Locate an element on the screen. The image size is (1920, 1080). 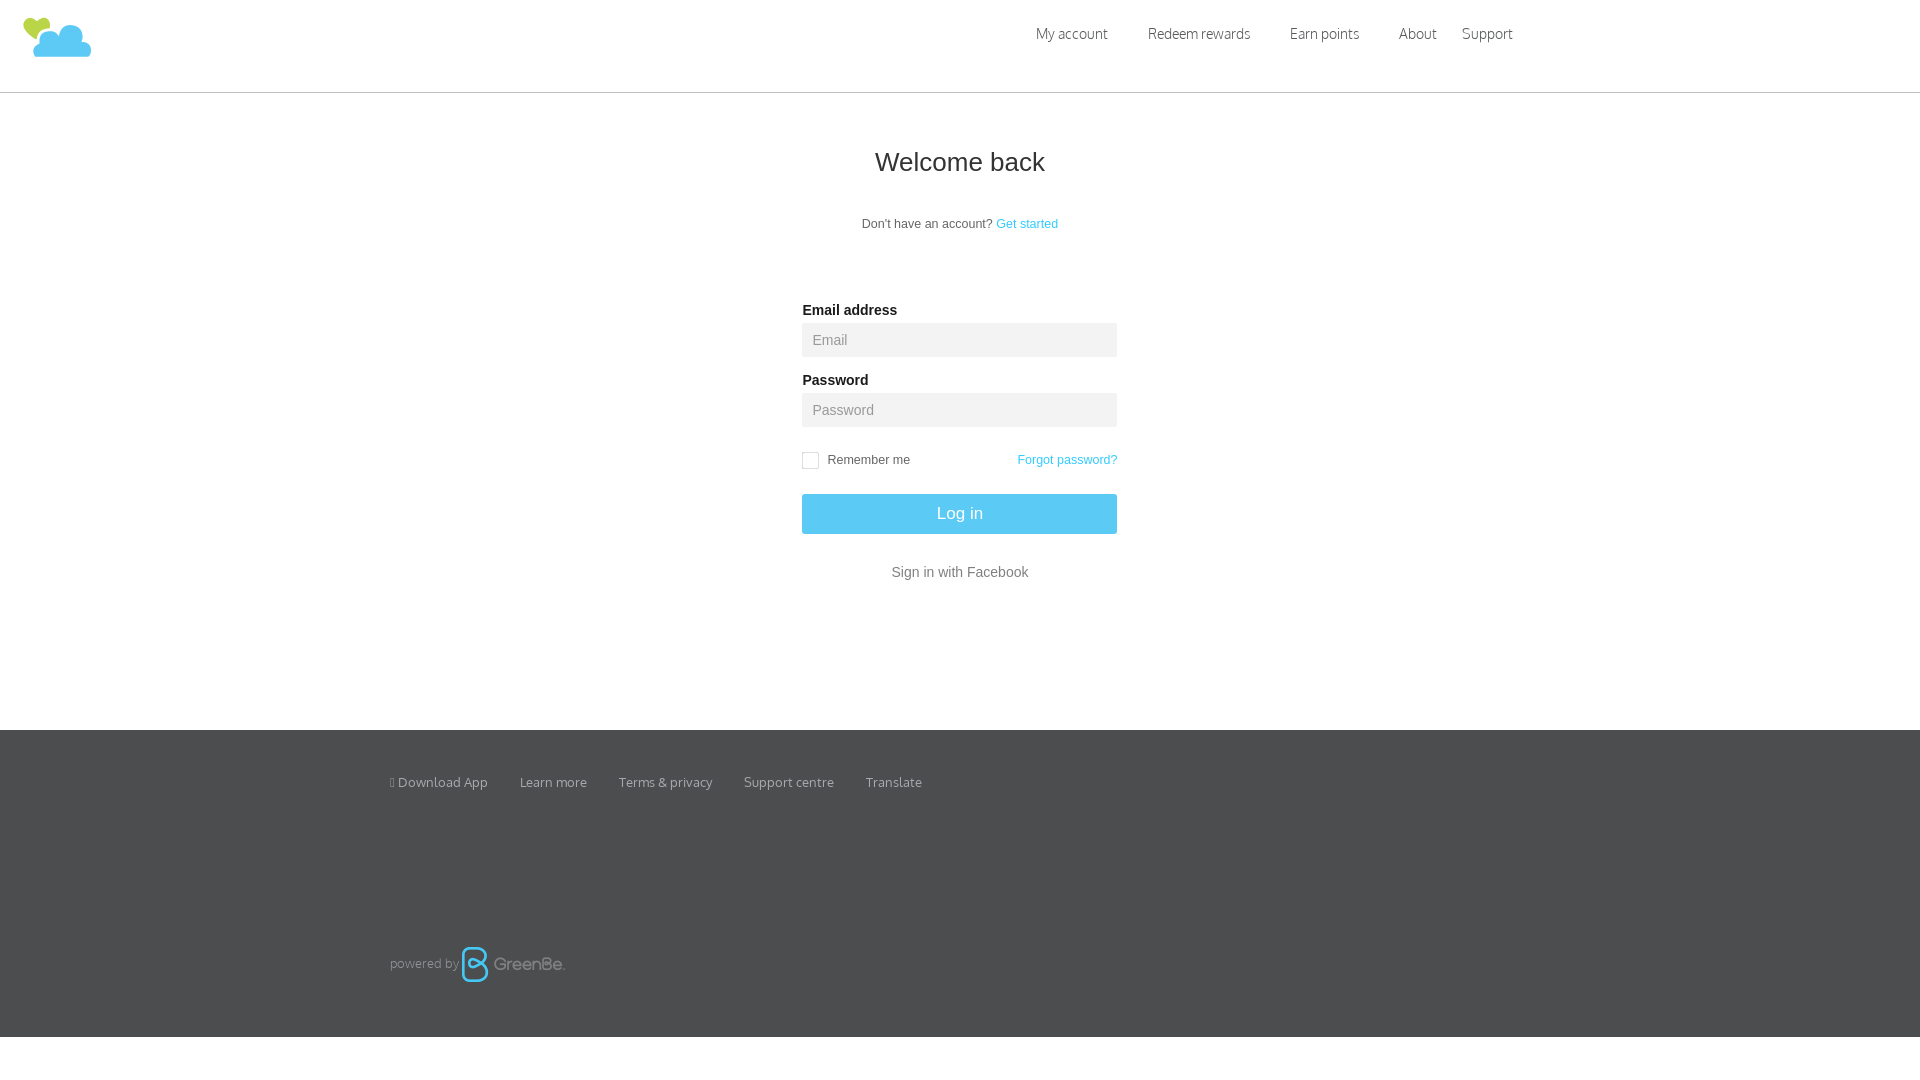
'Log in' is located at coordinates (958, 512).